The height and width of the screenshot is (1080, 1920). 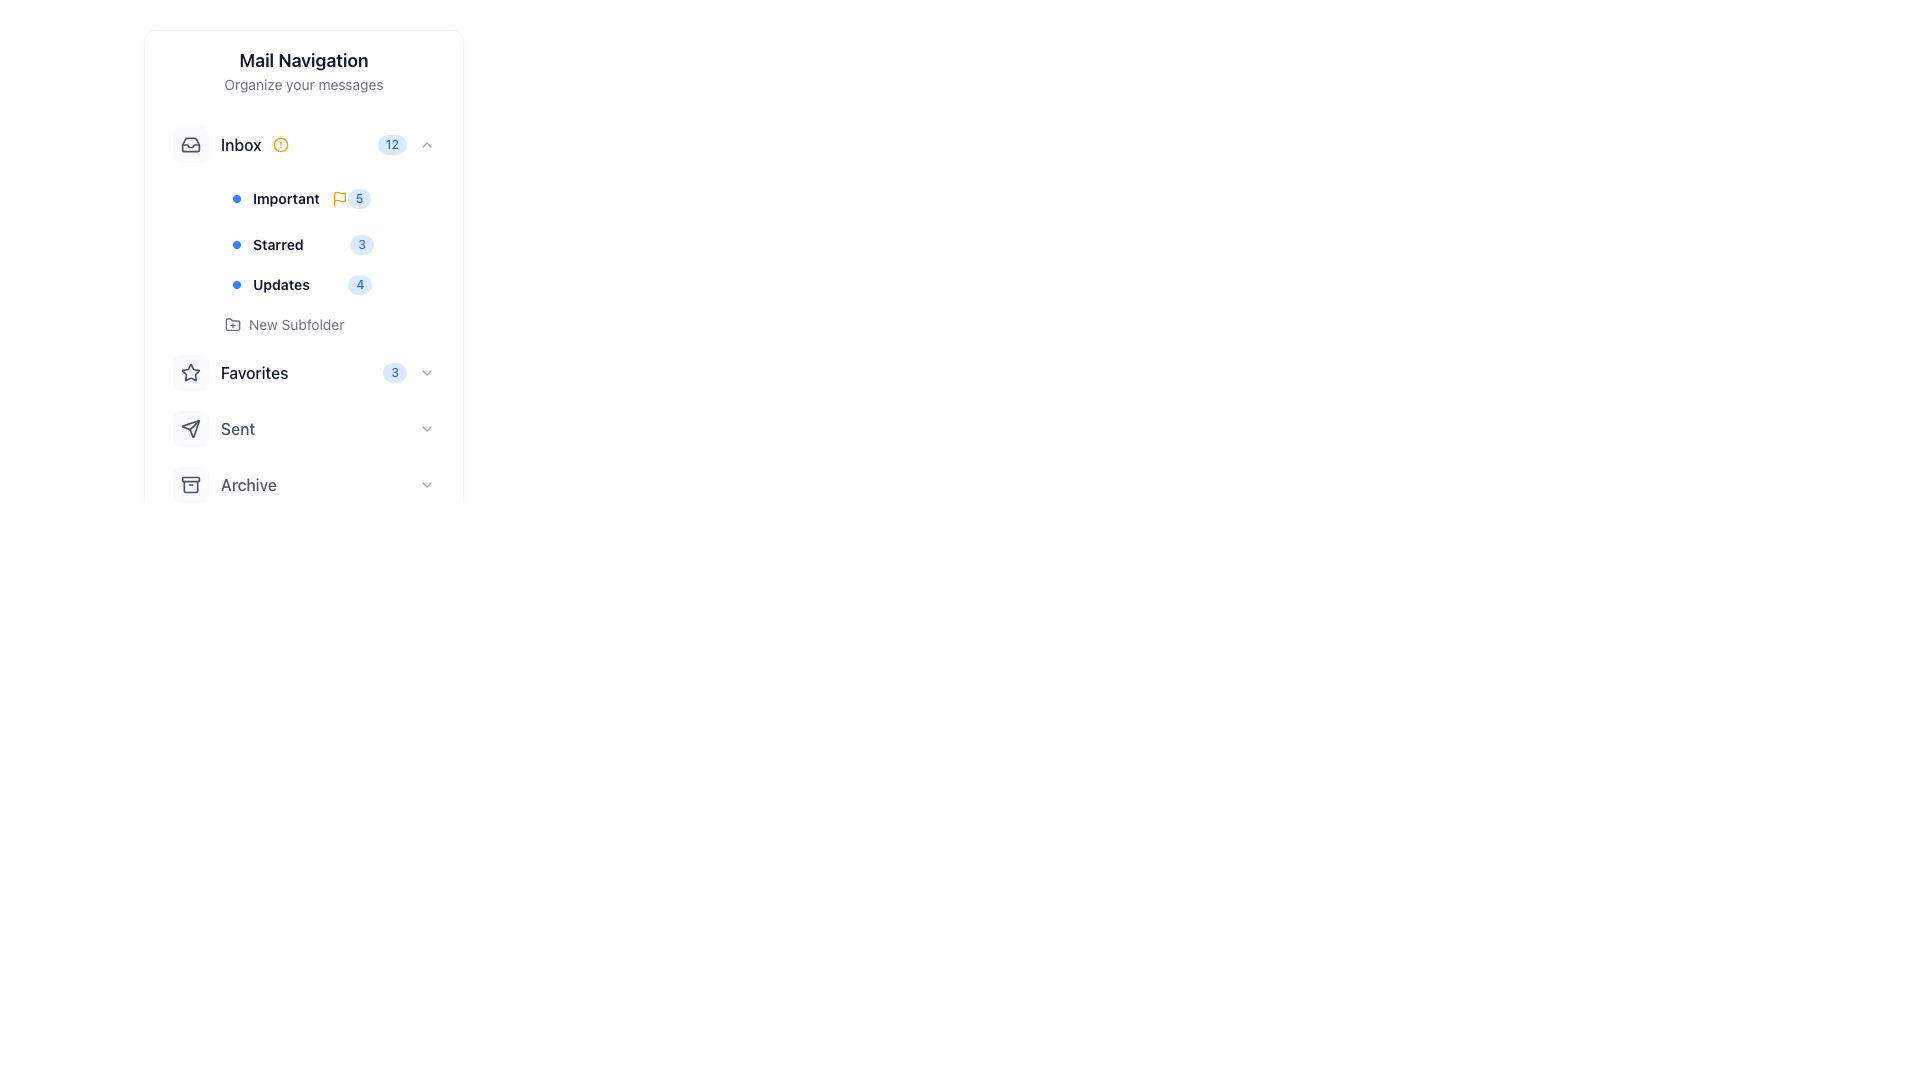 I want to click on the 'Inbox' text label in the 'Mail Navigation' section, which is styled with a medium font weight and displayed in dark gray, serving as the primary label for the first item in the navigation list, so click(x=240, y=144).